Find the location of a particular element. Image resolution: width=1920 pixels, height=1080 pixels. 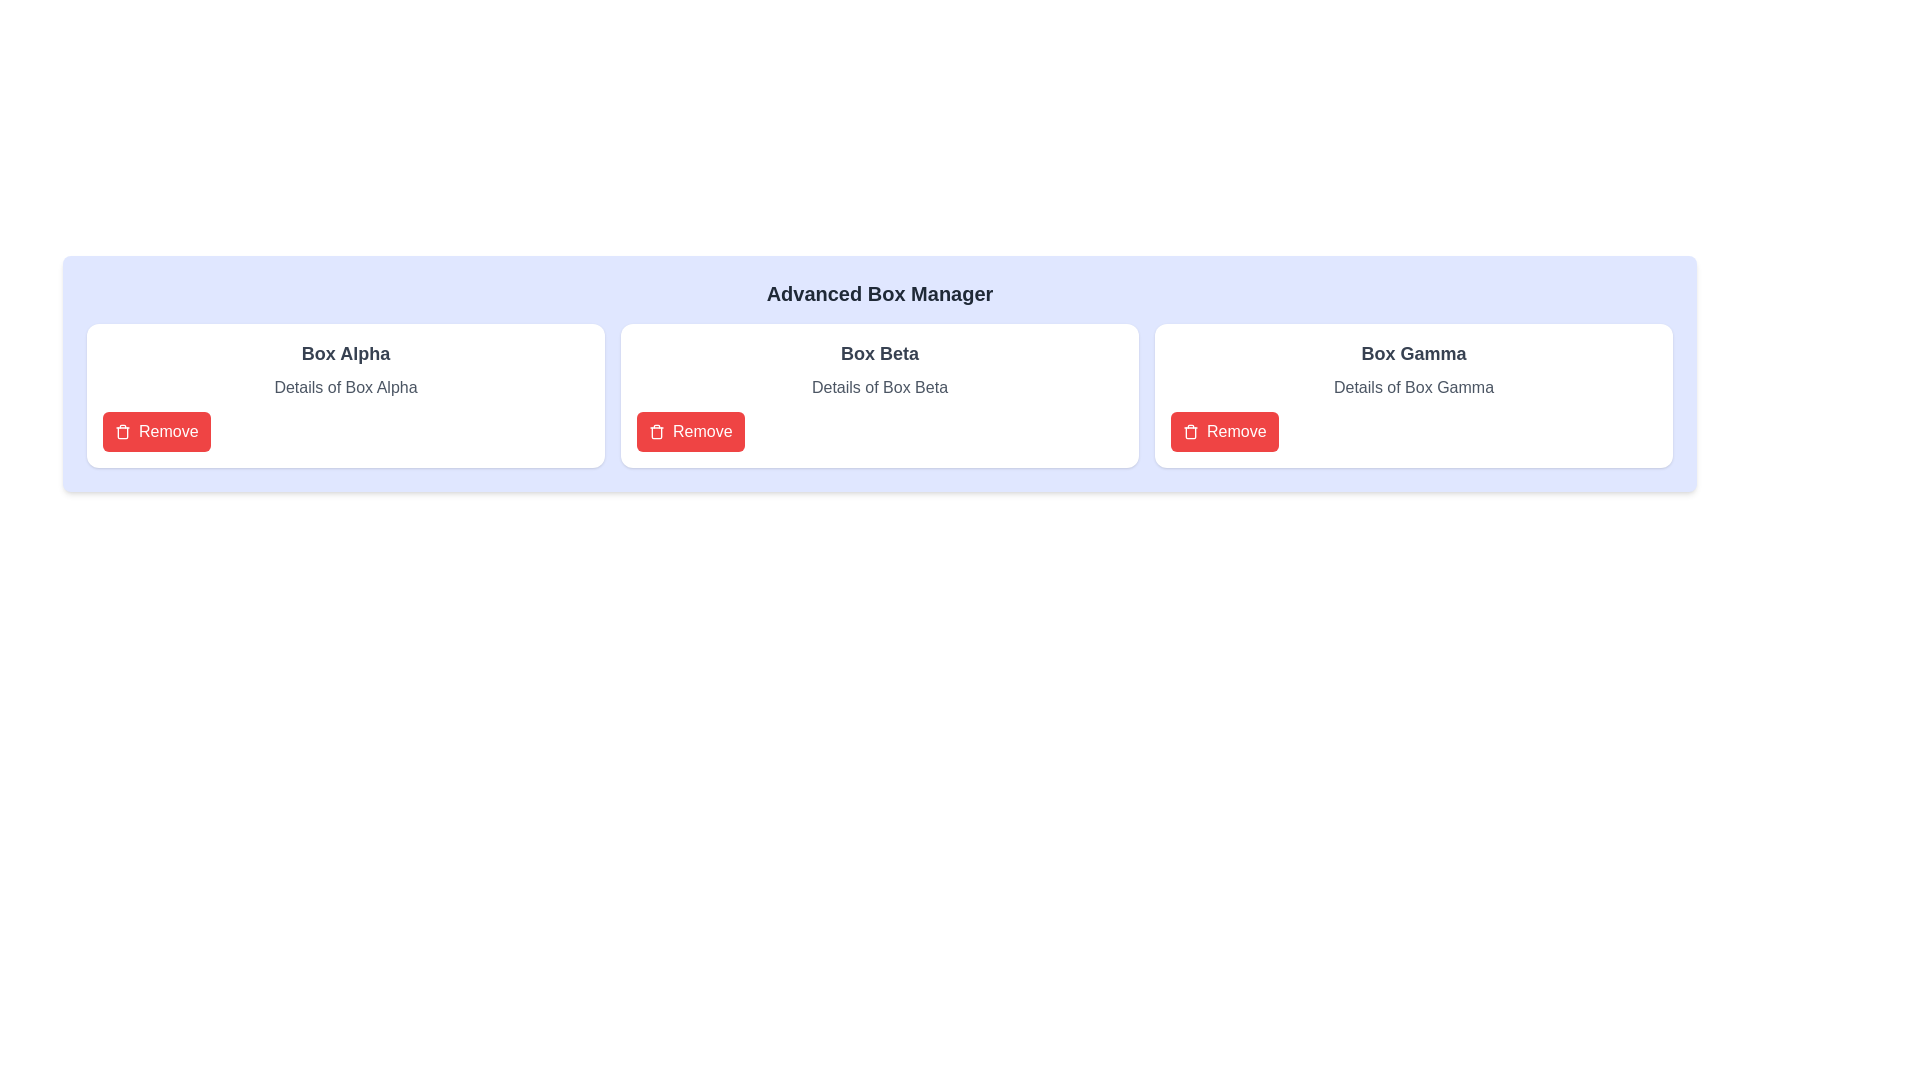

the trash can SVG icon located to the left of the 'Remove' text within the red rectangular button below the 'Box Beta' card is located at coordinates (657, 431).